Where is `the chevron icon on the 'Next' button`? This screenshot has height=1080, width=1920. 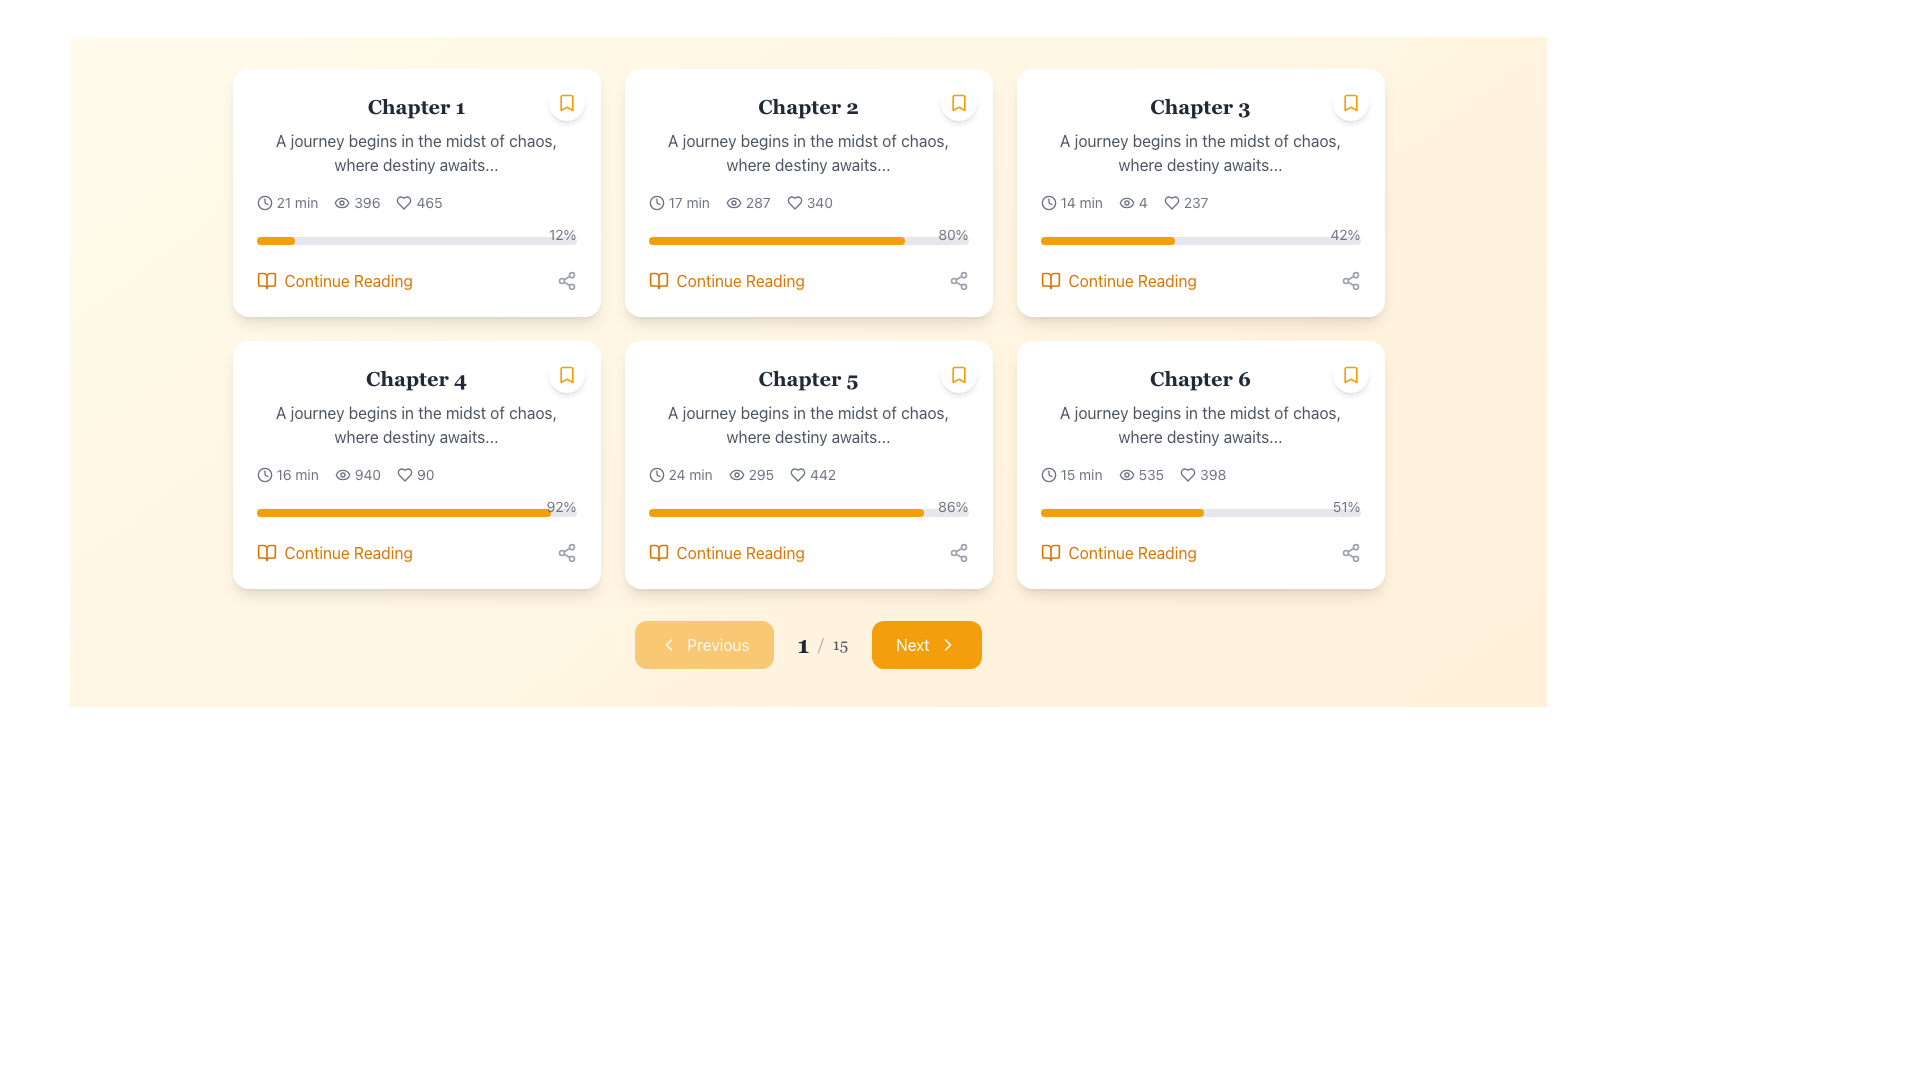
the chevron icon on the 'Next' button is located at coordinates (946, 644).